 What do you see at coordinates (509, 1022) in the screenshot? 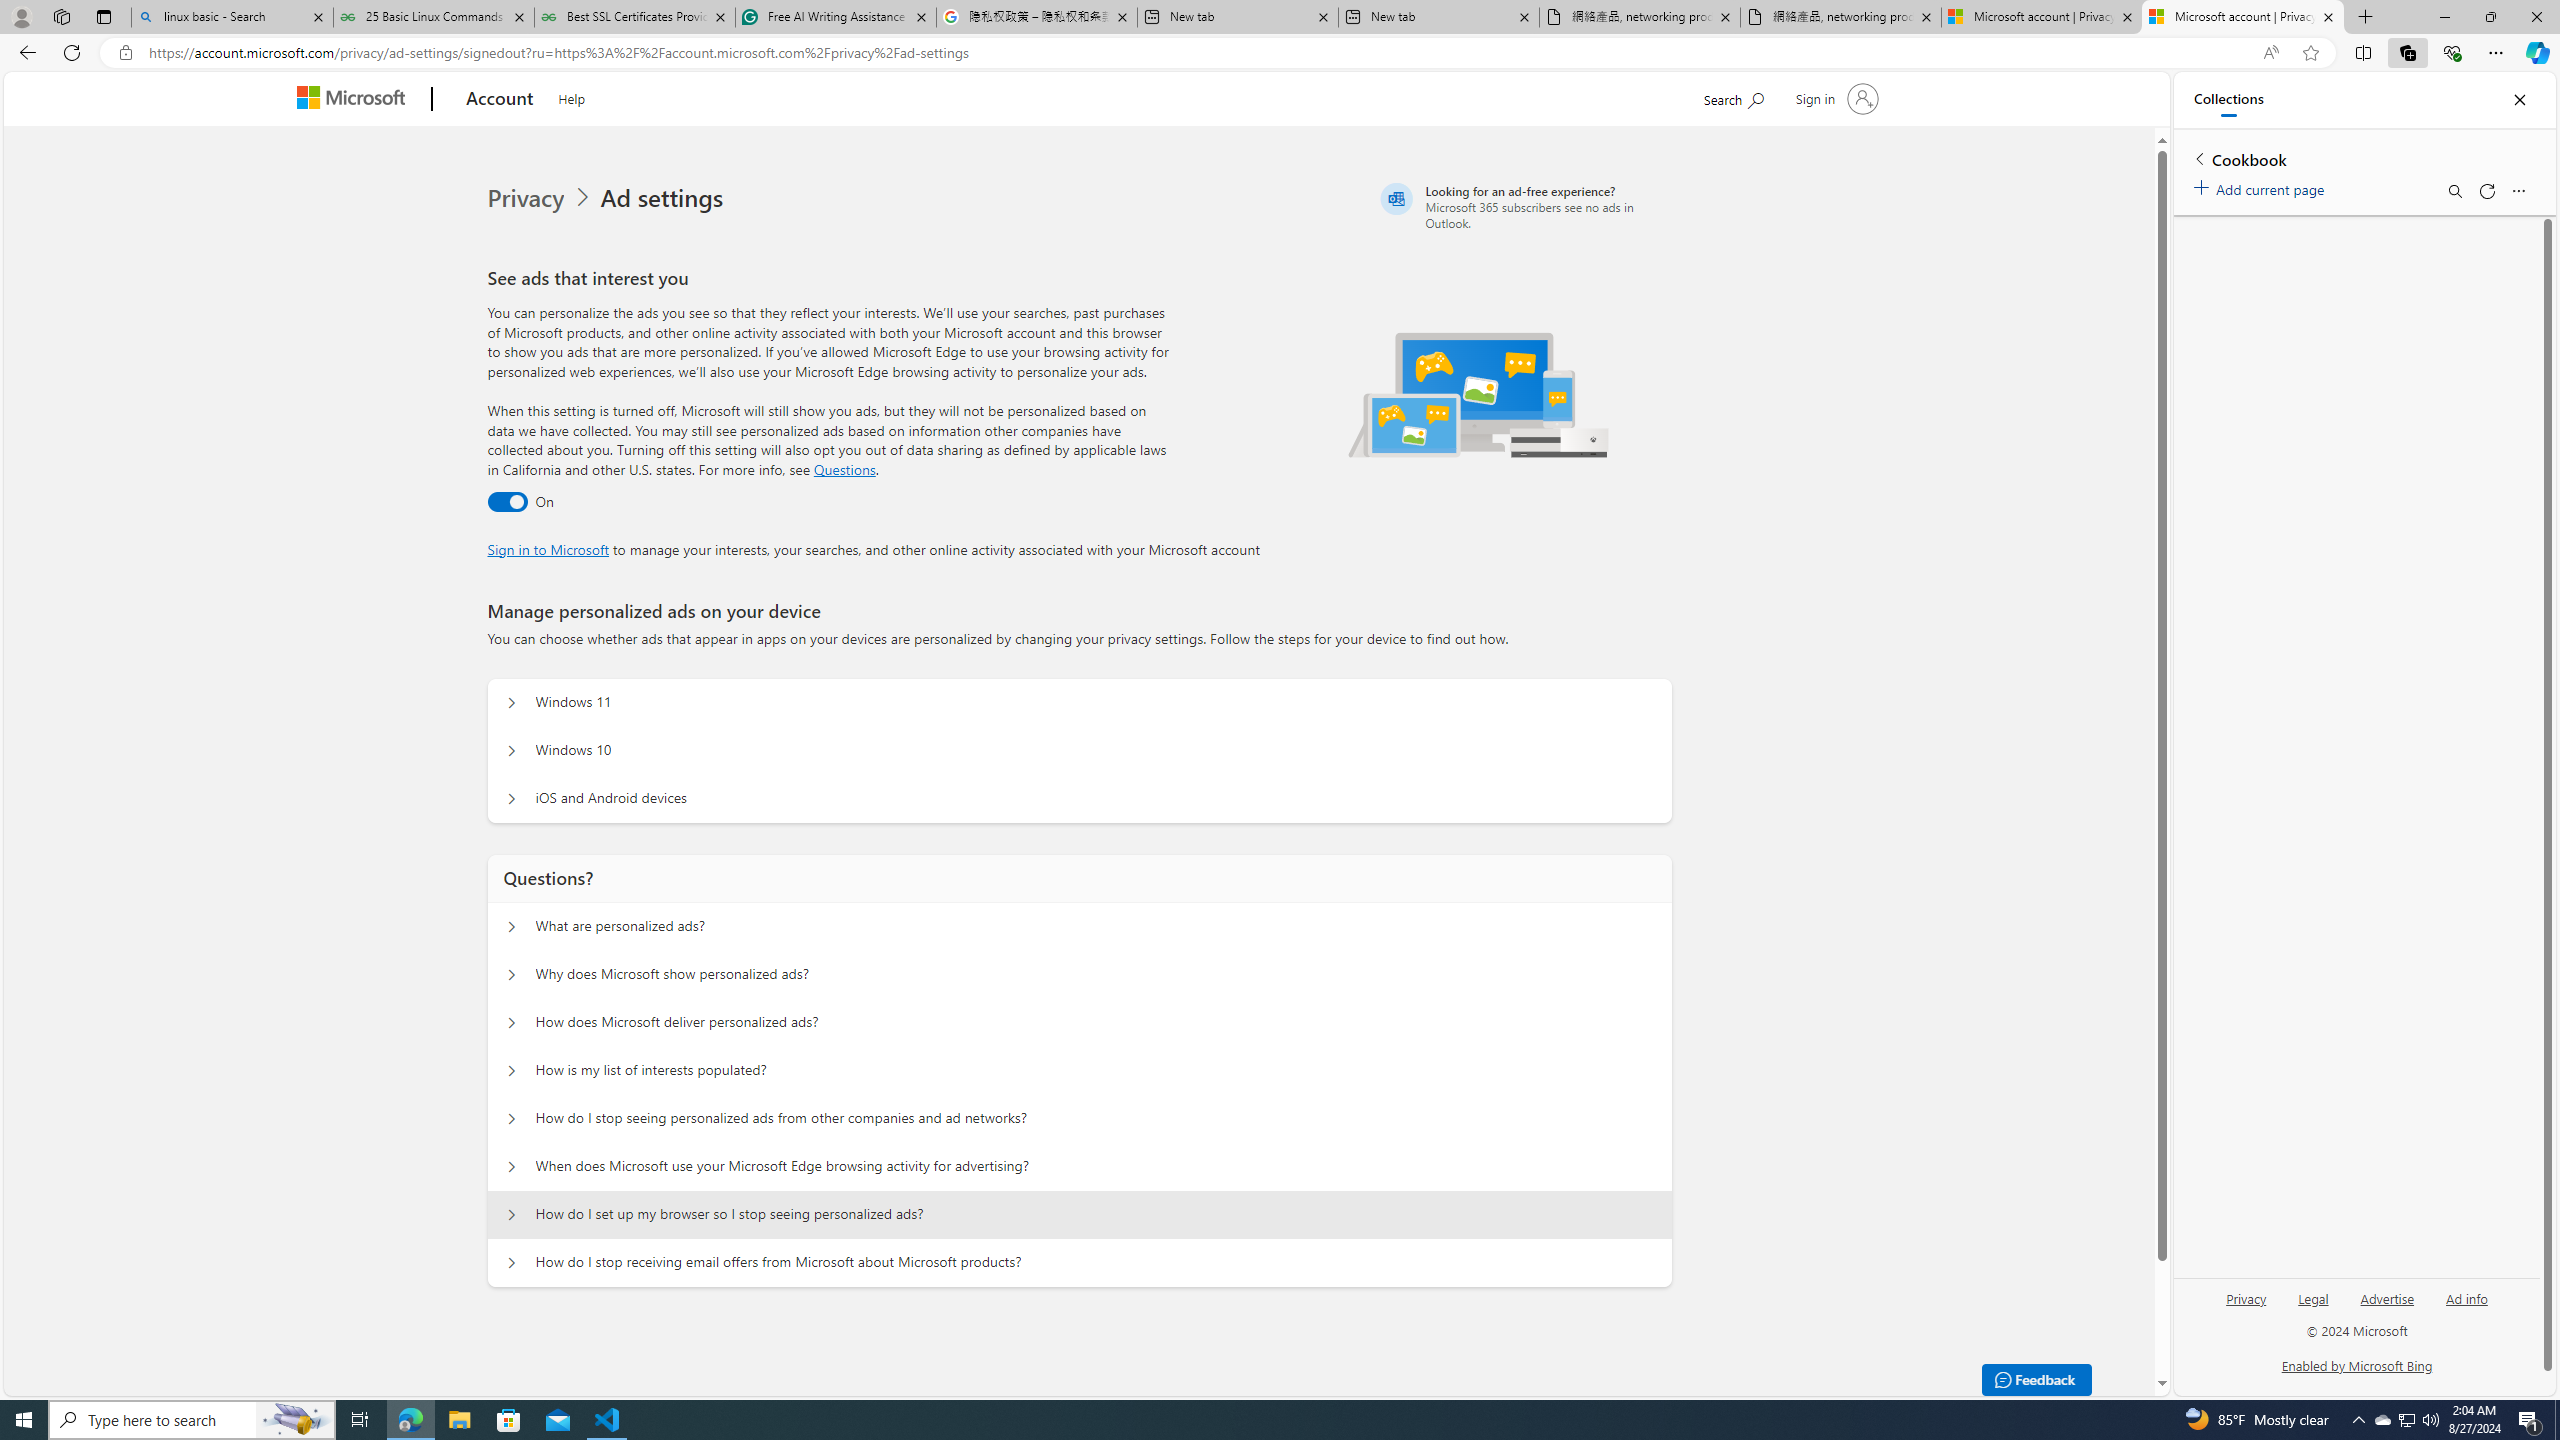
I see `'Questions? How does Microsoft deliver personalized ads?'` at bounding box center [509, 1022].